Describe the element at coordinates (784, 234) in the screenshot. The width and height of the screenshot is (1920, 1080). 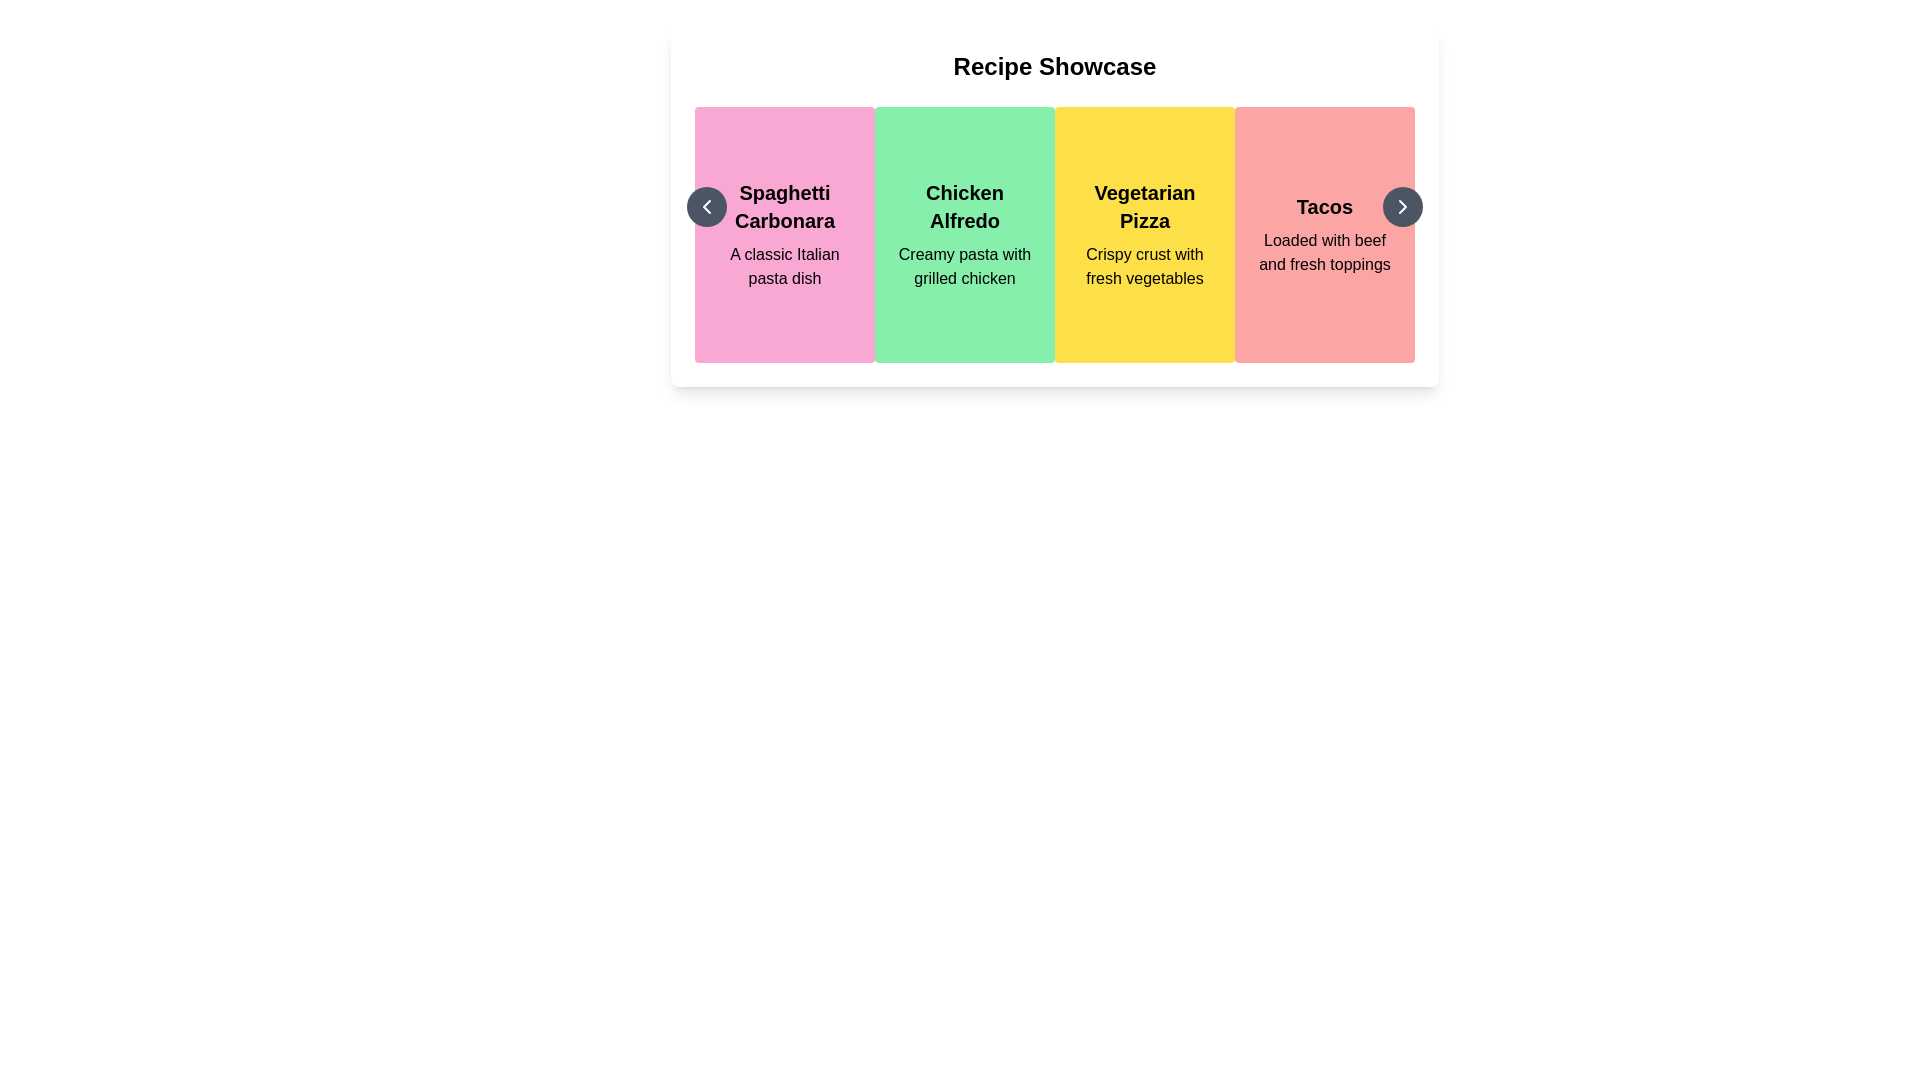
I see `the first recipe card in the carousel that represents a specific dish, which includes the name and brief description` at that location.